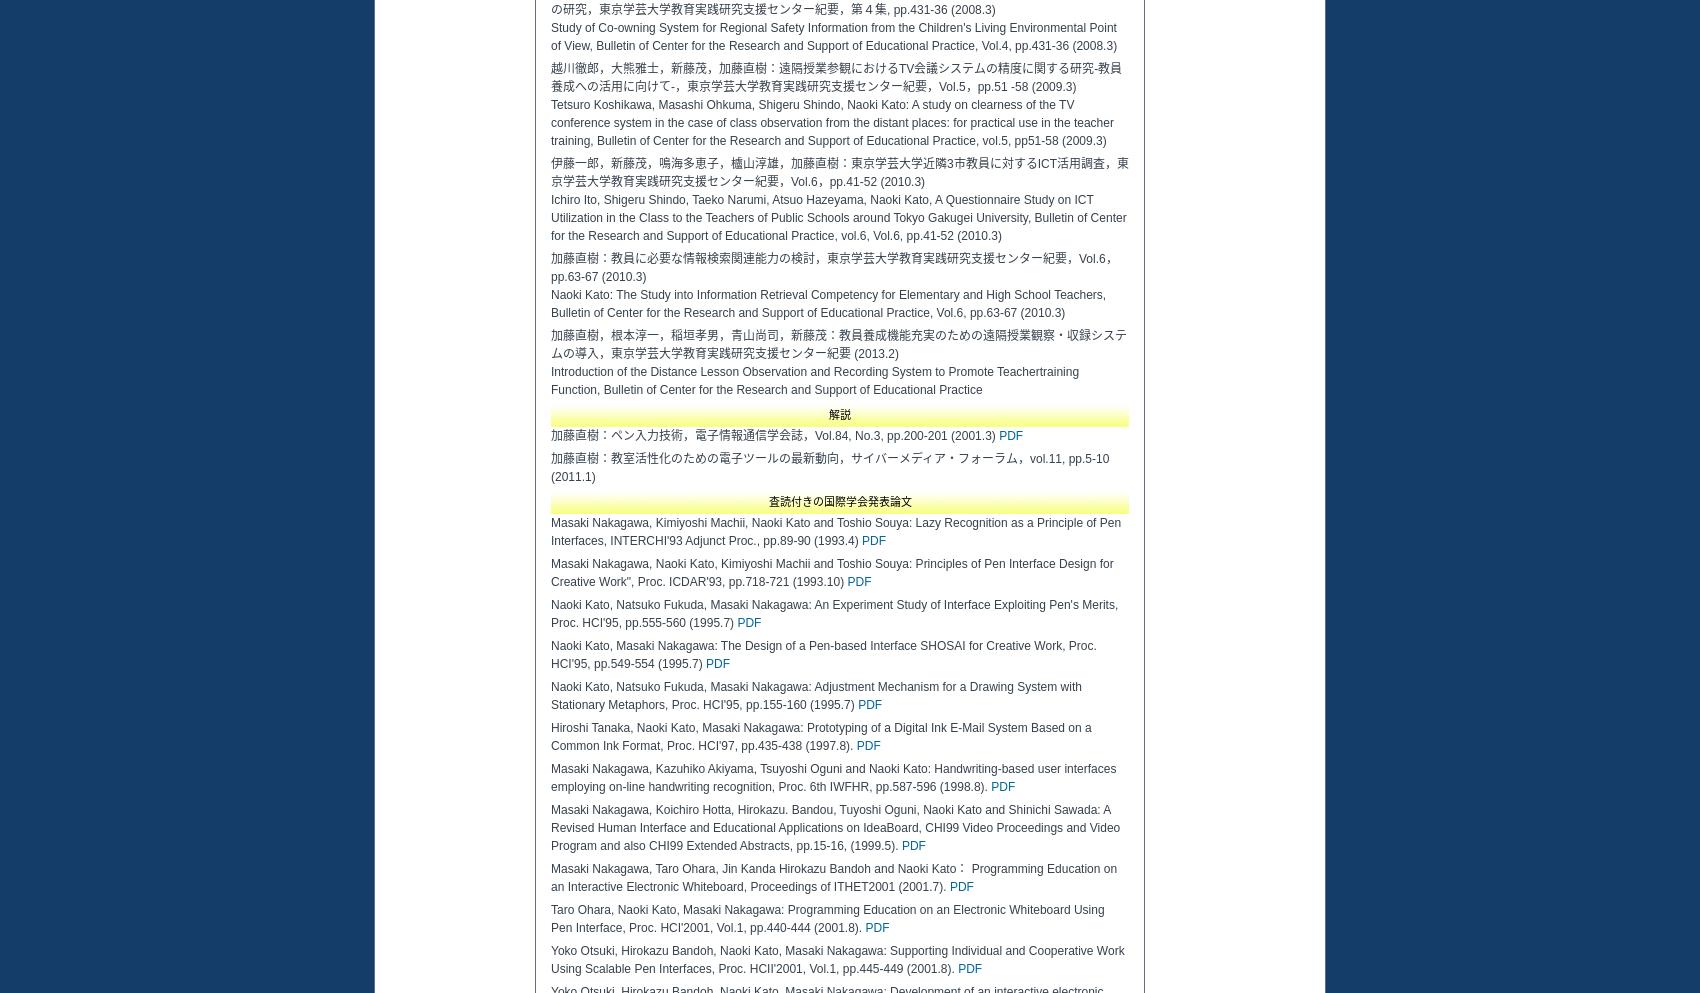  What do you see at coordinates (774, 436) in the screenshot?
I see `'加藤直樹：ペン入力技術，電子情報通信学会誌，Vol.84, No.3, pp.200-201 (2001.3)'` at bounding box center [774, 436].